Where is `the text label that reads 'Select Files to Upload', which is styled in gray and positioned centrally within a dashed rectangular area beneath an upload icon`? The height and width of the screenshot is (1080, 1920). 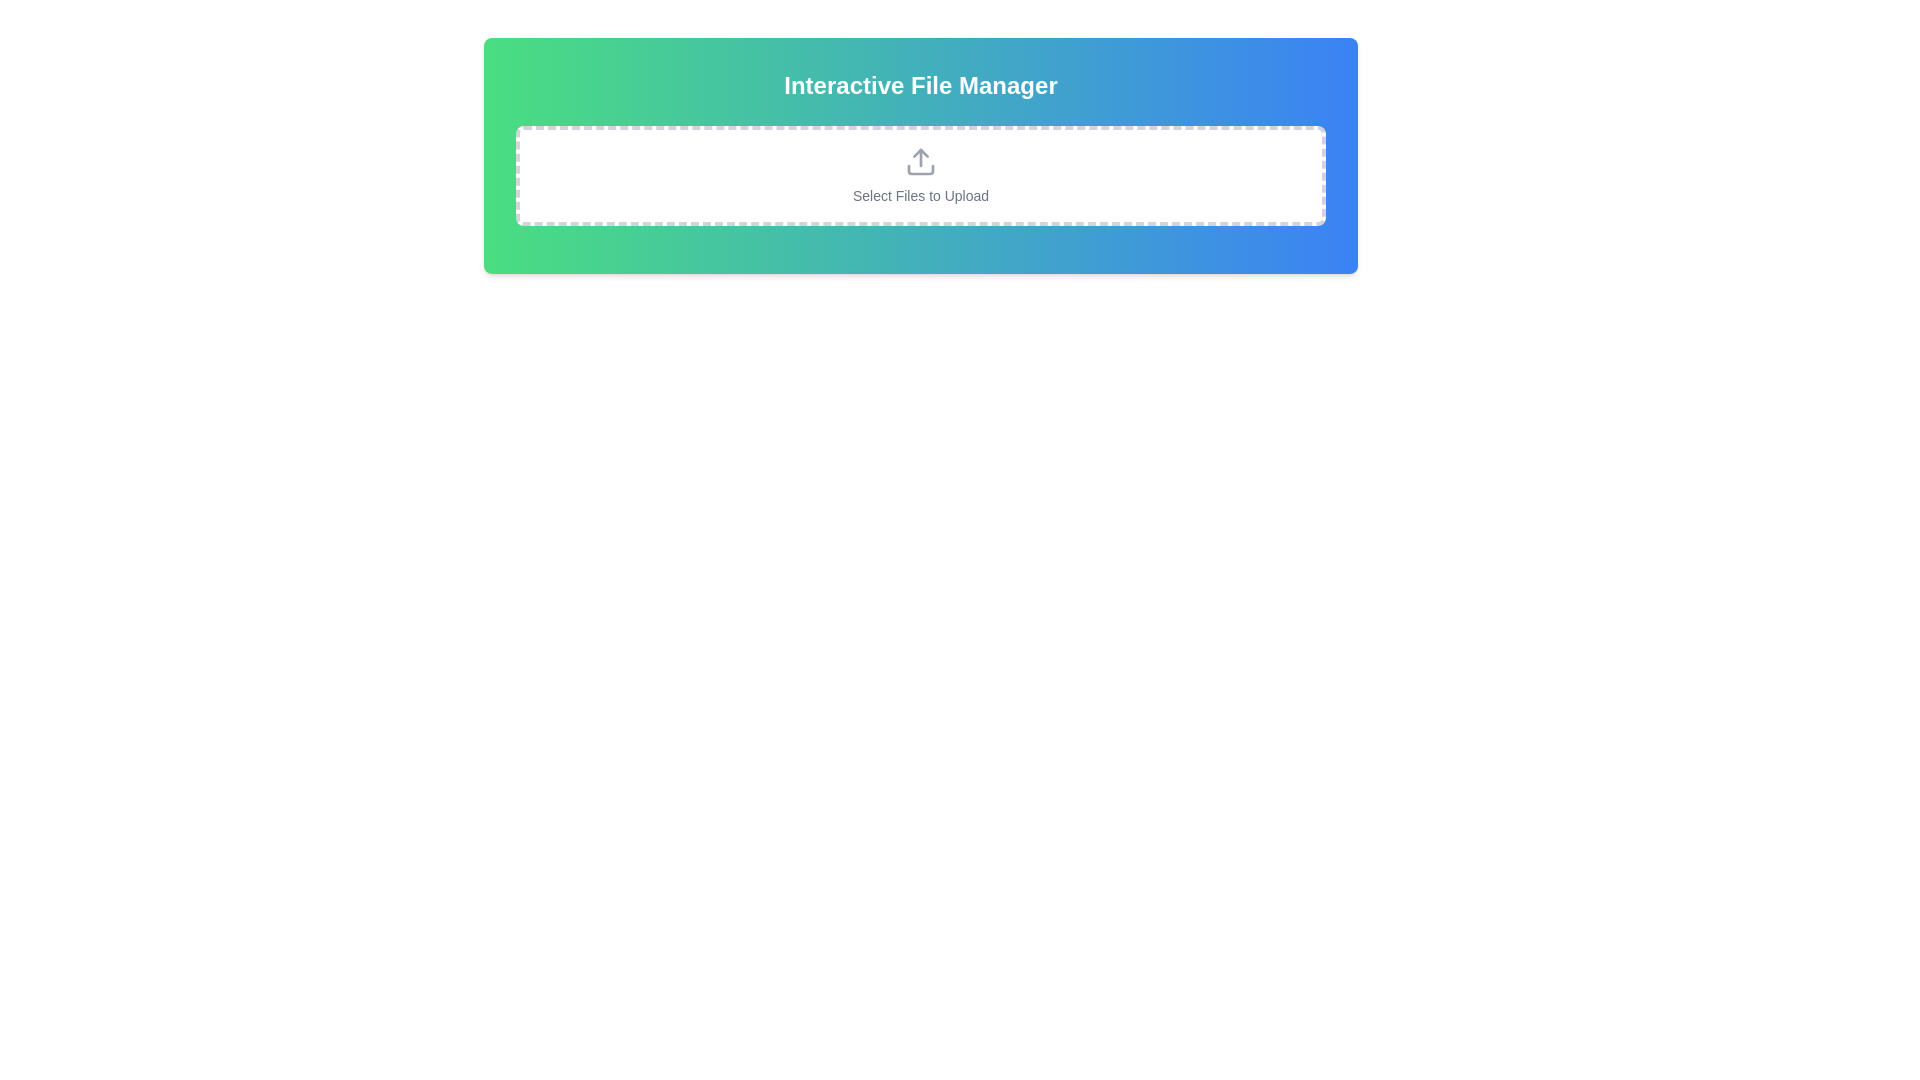 the text label that reads 'Select Files to Upload', which is styled in gray and positioned centrally within a dashed rectangular area beneath an upload icon is located at coordinates (920, 196).